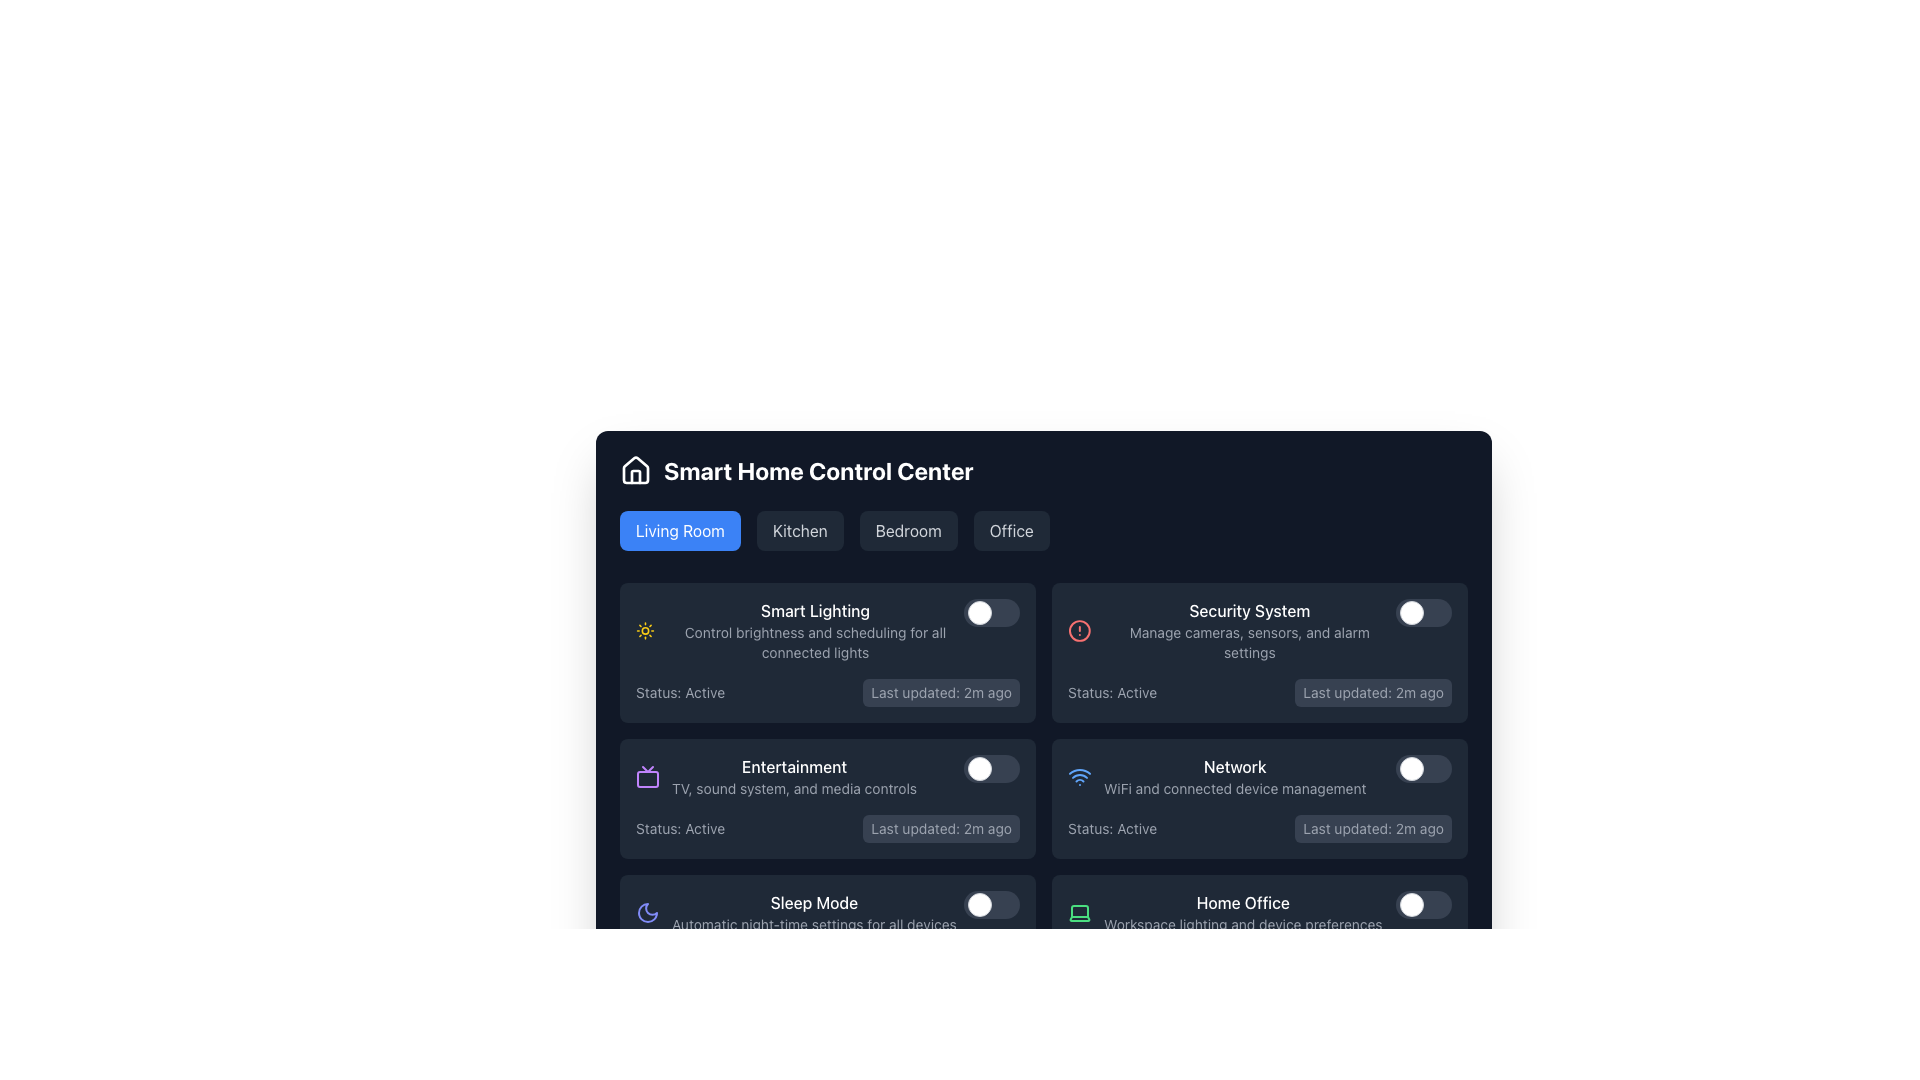  What do you see at coordinates (648, 775) in the screenshot?
I see `the 'Entertainment' icon, which visually represents the section related to TV, sound systems, and media controls, located to the left of the 'Entertainment' heading in the Smart Home Control Center interface` at bounding box center [648, 775].